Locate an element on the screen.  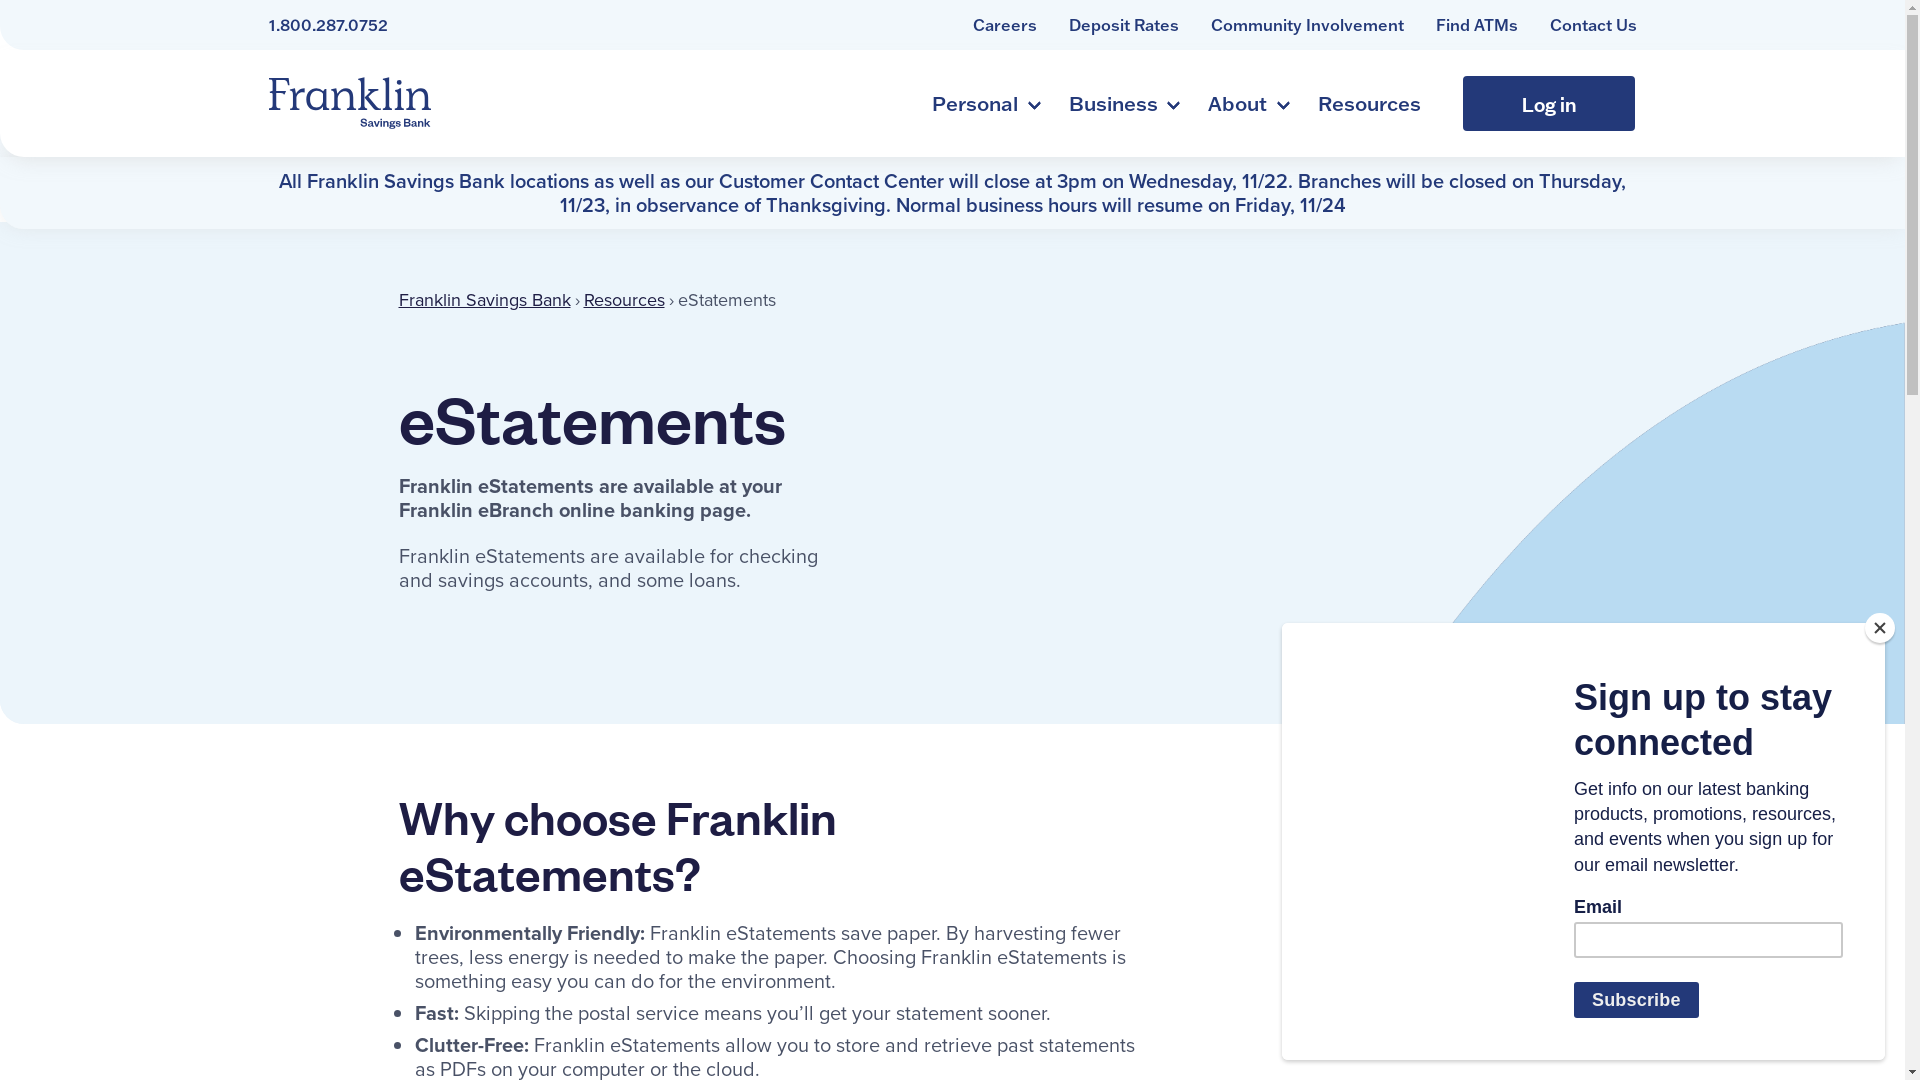
'Careers' is located at coordinates (1003, 24).